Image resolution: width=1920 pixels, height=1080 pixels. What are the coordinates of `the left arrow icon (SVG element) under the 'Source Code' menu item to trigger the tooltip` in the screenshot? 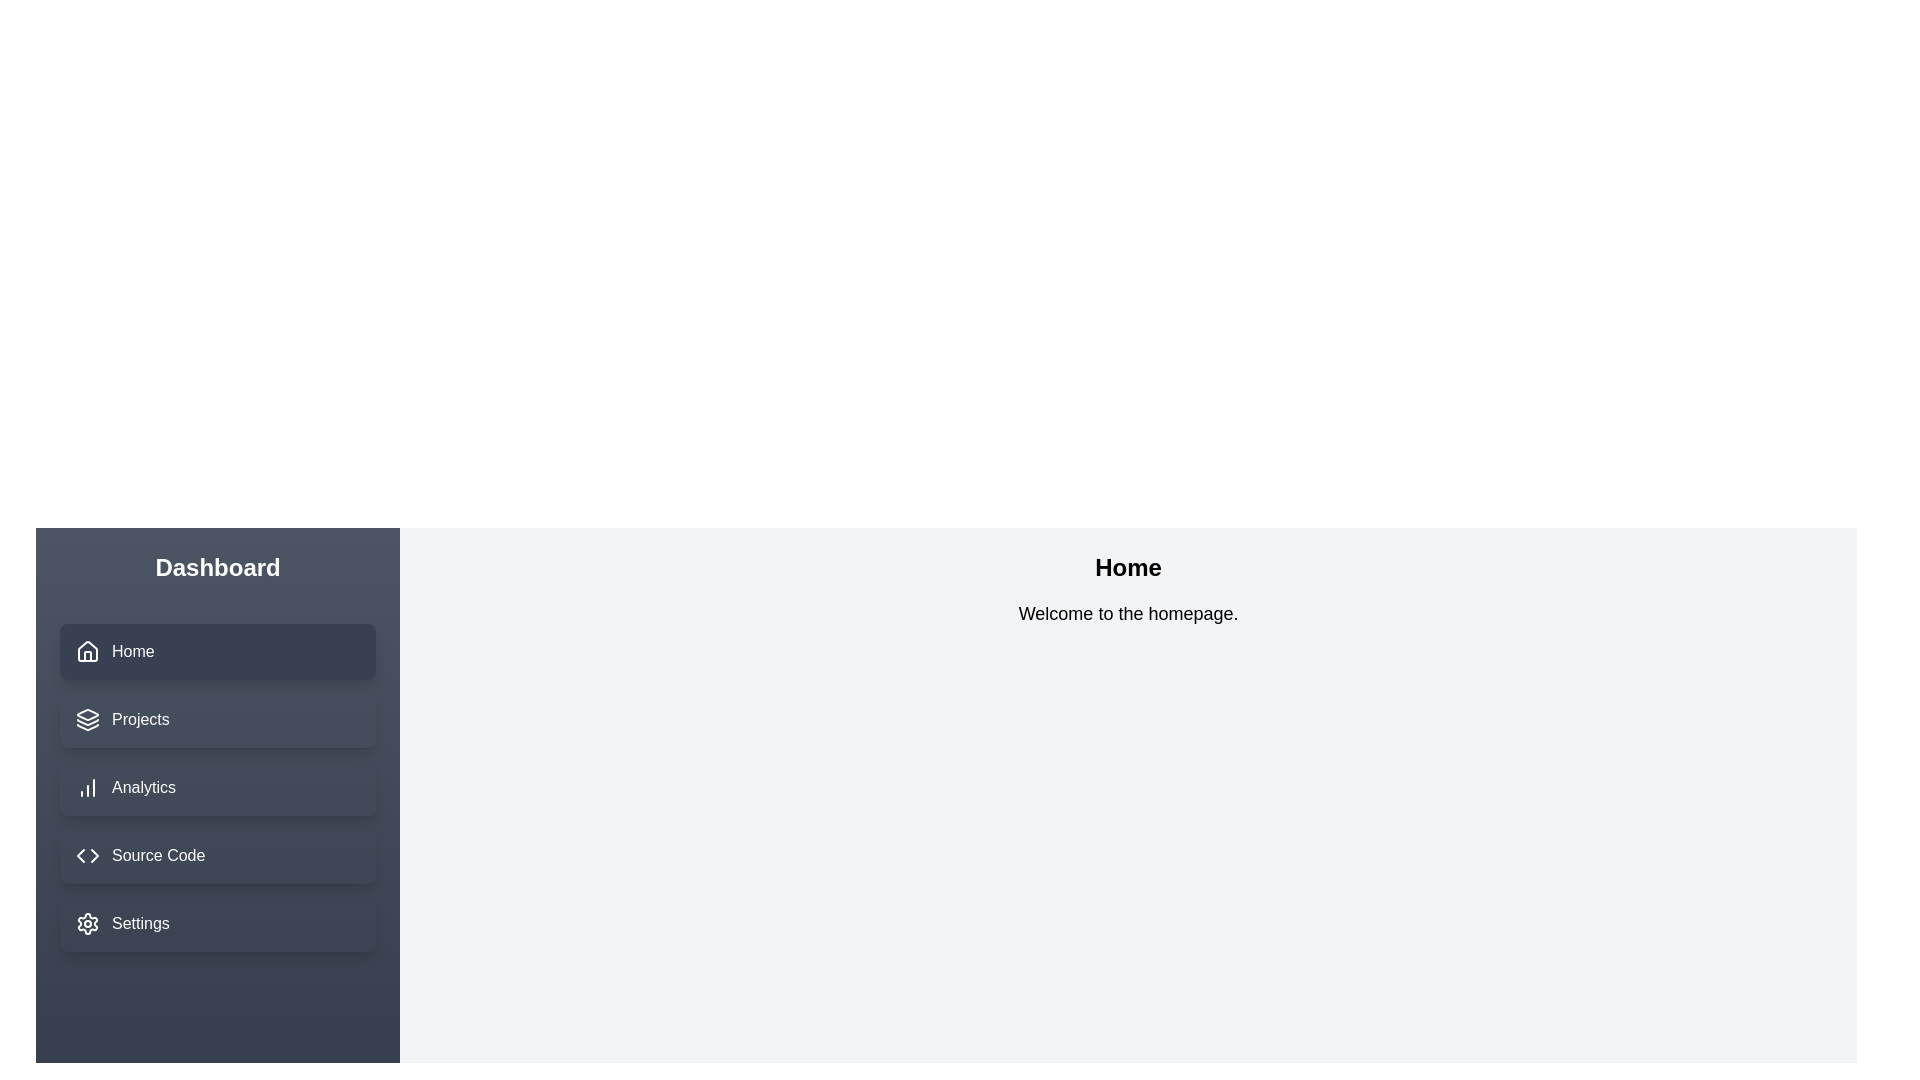 It's located at (80, 855).